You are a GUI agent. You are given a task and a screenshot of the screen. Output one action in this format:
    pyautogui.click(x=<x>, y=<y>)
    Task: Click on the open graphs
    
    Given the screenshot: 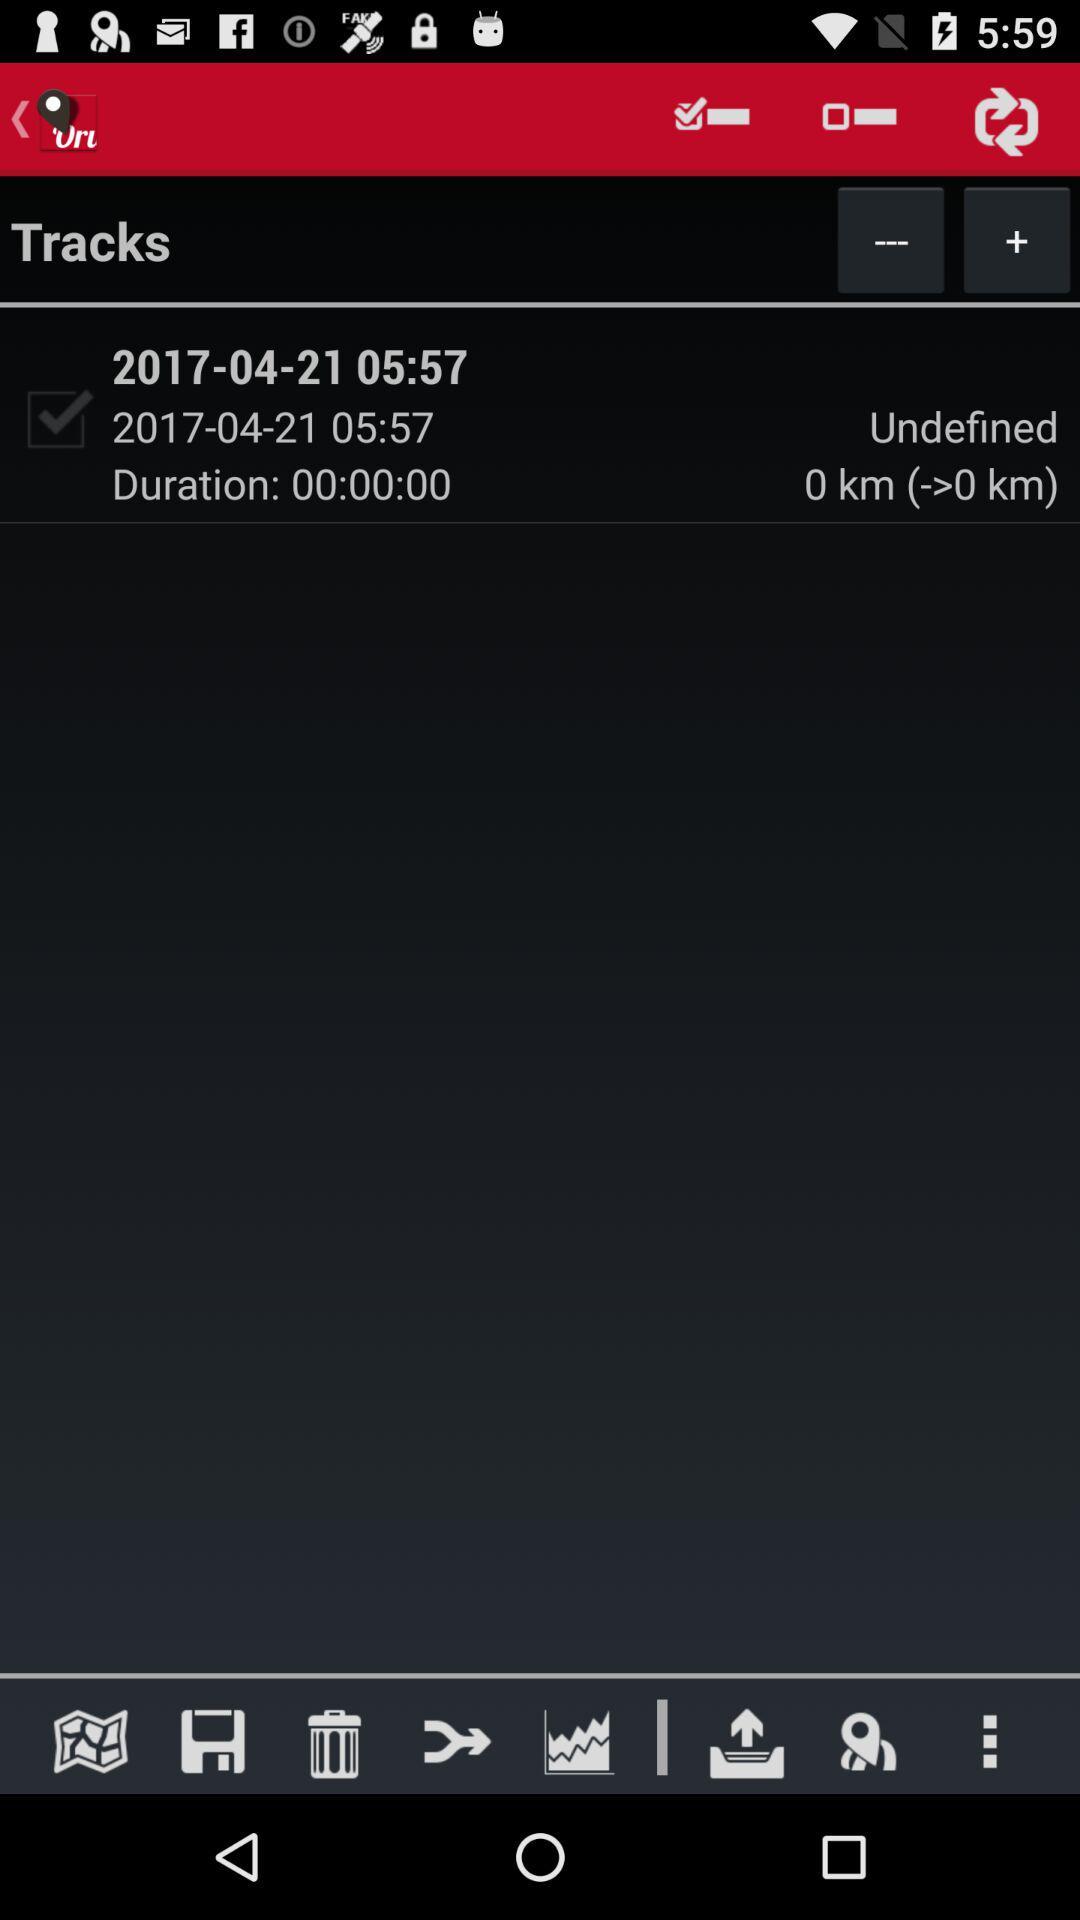 What is the action you would take?
    pyautogui.click(x=577, y=1740)
    